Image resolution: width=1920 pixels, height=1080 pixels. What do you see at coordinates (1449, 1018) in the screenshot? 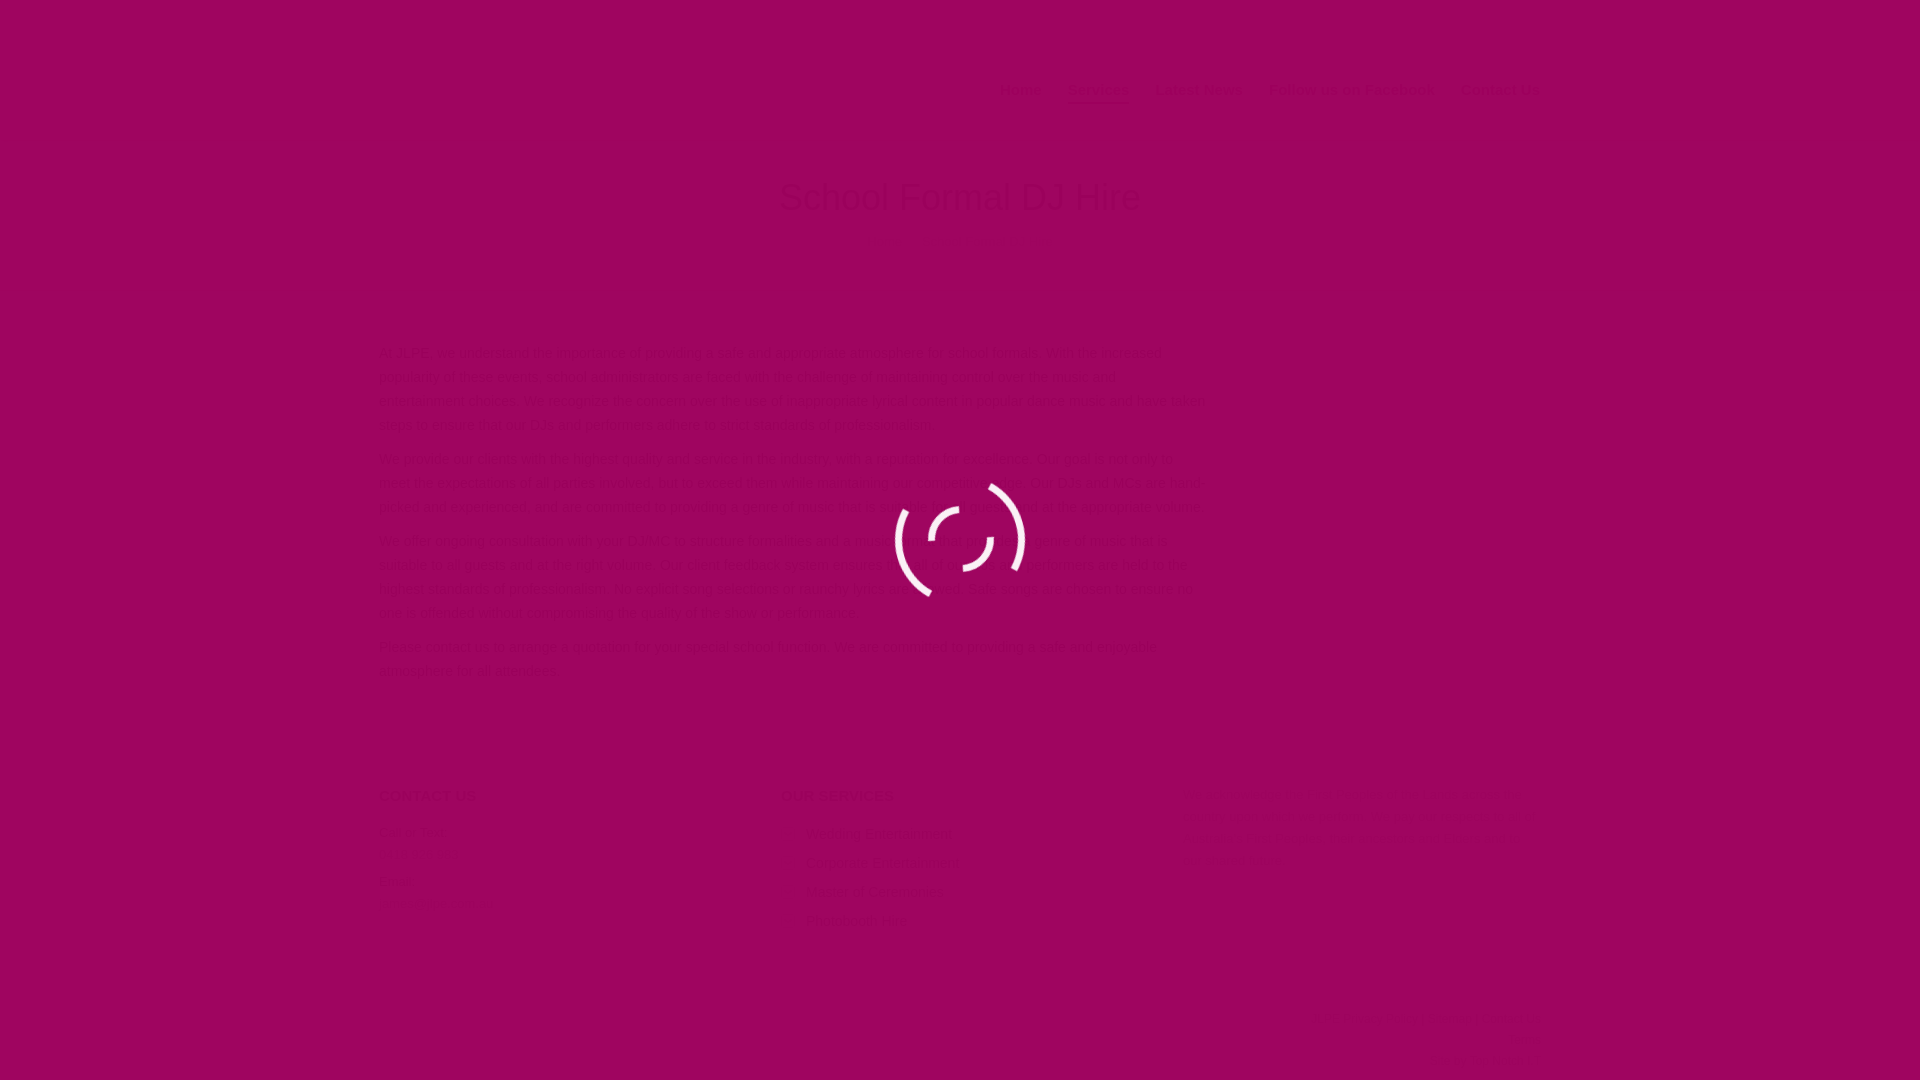
I see `'Sitemap'` at bounding box center [1449, 1018].